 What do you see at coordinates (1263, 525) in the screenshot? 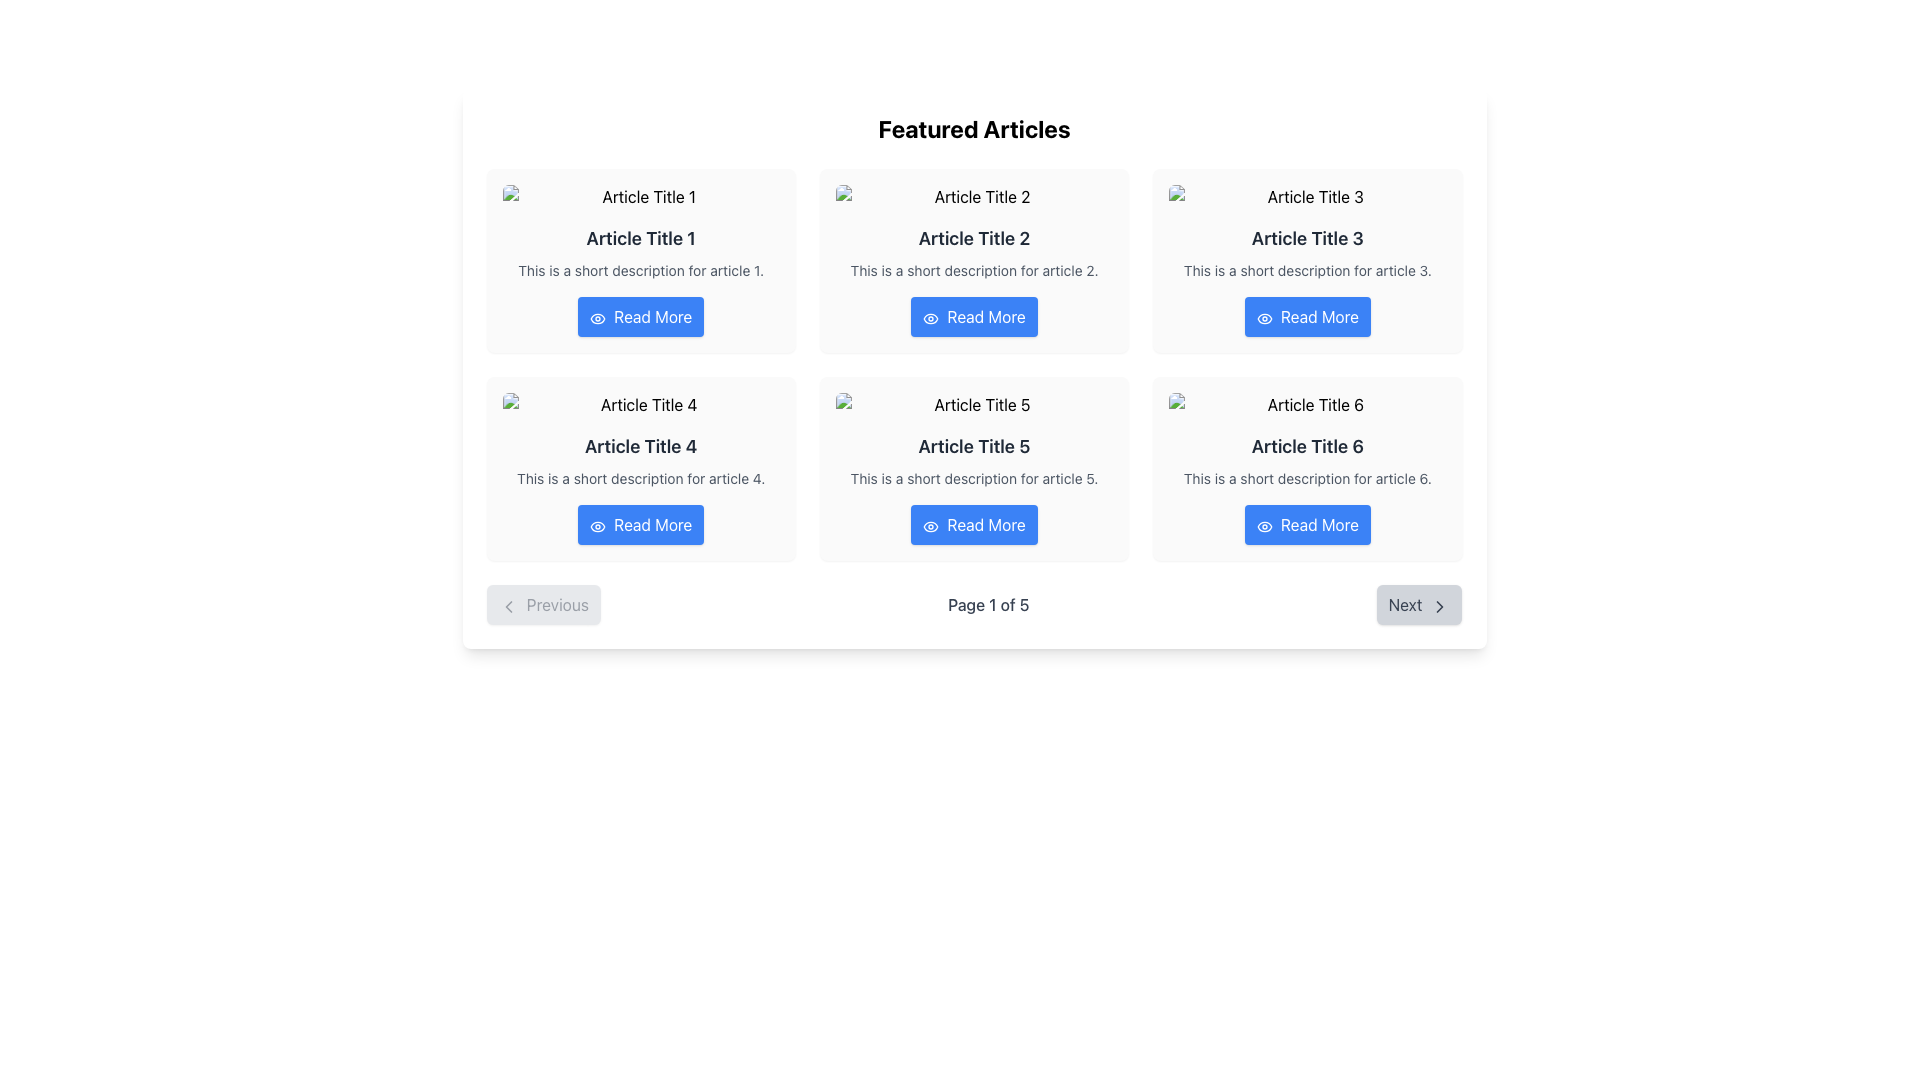
I see `the eye icon part of the 'Read More' button under 'Article Title 6' to invoke the associated action` at bounding box center [1263, 525].